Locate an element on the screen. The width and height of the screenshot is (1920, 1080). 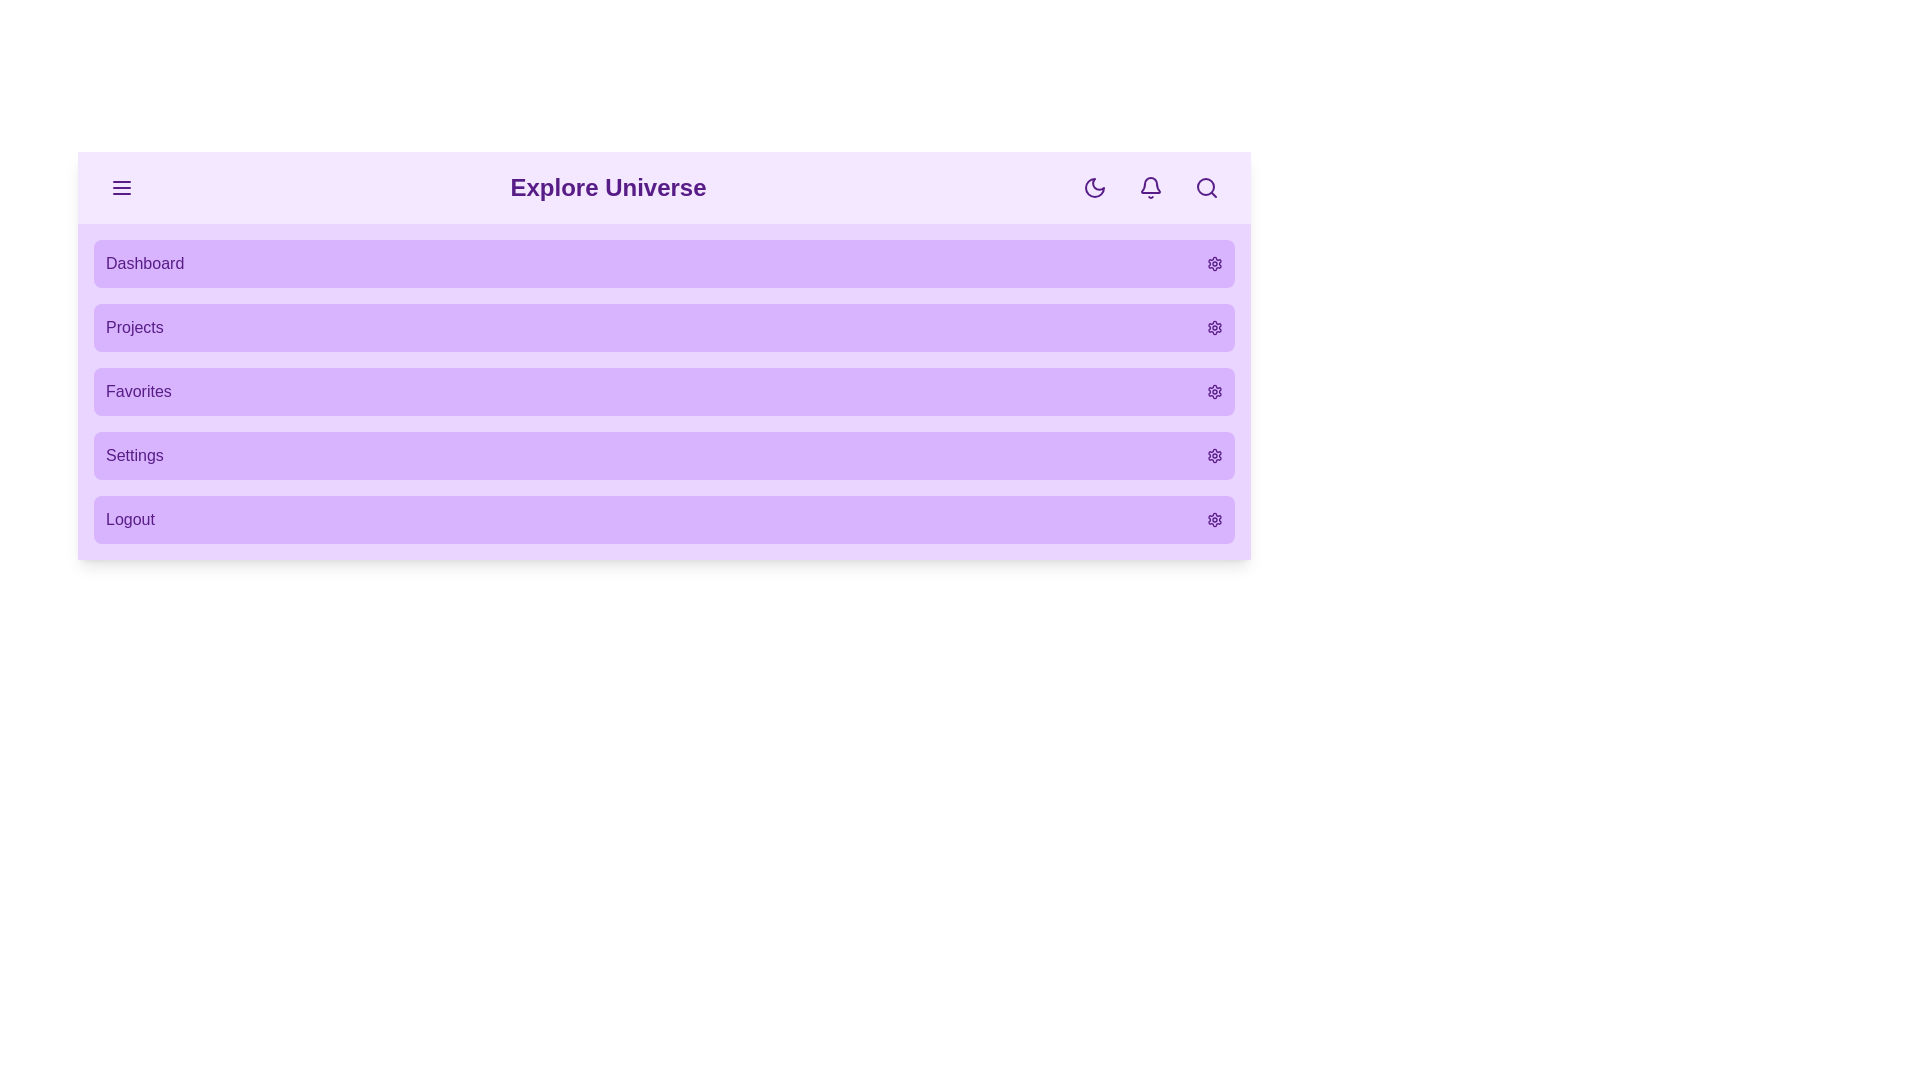
the menu item Dashboard from the menu is located at coordinates (664, 262).